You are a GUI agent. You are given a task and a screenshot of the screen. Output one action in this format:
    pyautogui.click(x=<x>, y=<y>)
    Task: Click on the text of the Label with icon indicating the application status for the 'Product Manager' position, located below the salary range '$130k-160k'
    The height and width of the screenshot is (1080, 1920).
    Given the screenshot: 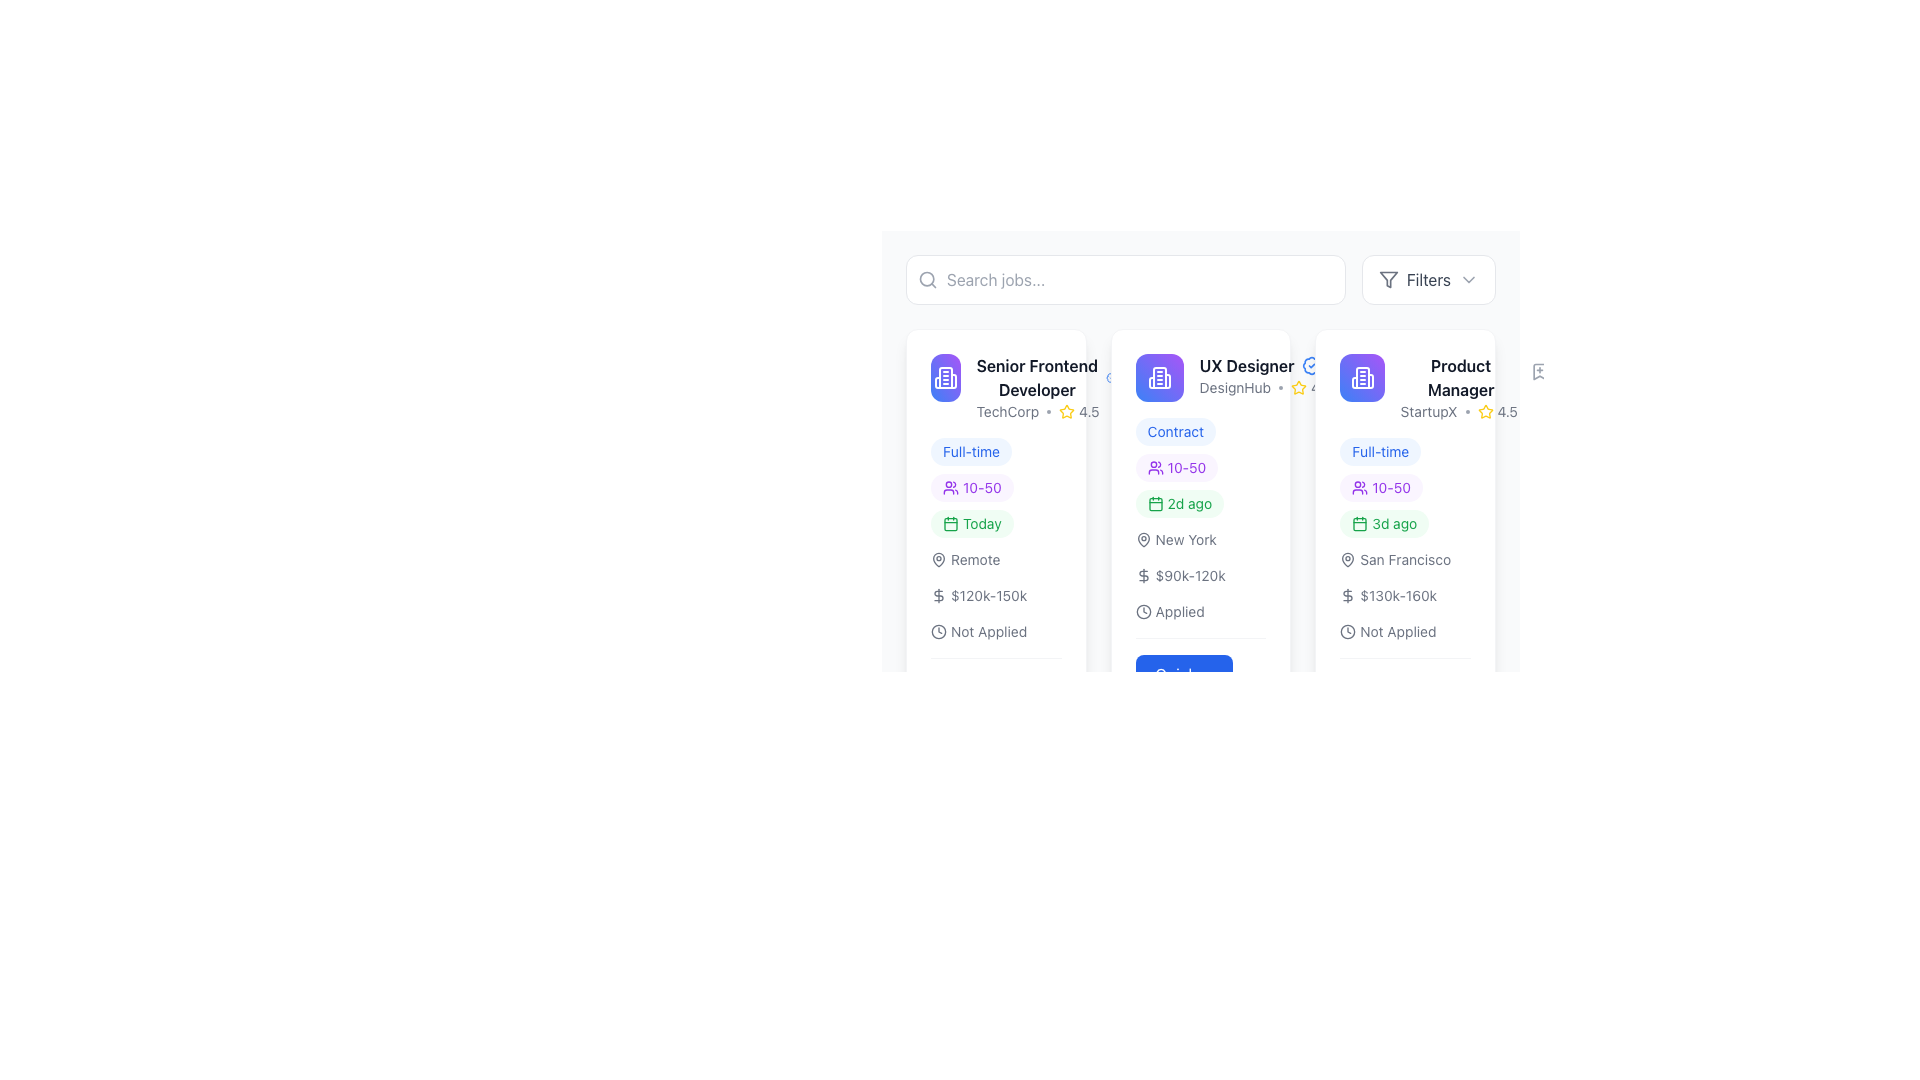 What is the action you would take?
    pyautogui.click(x=1387, y=632)
    